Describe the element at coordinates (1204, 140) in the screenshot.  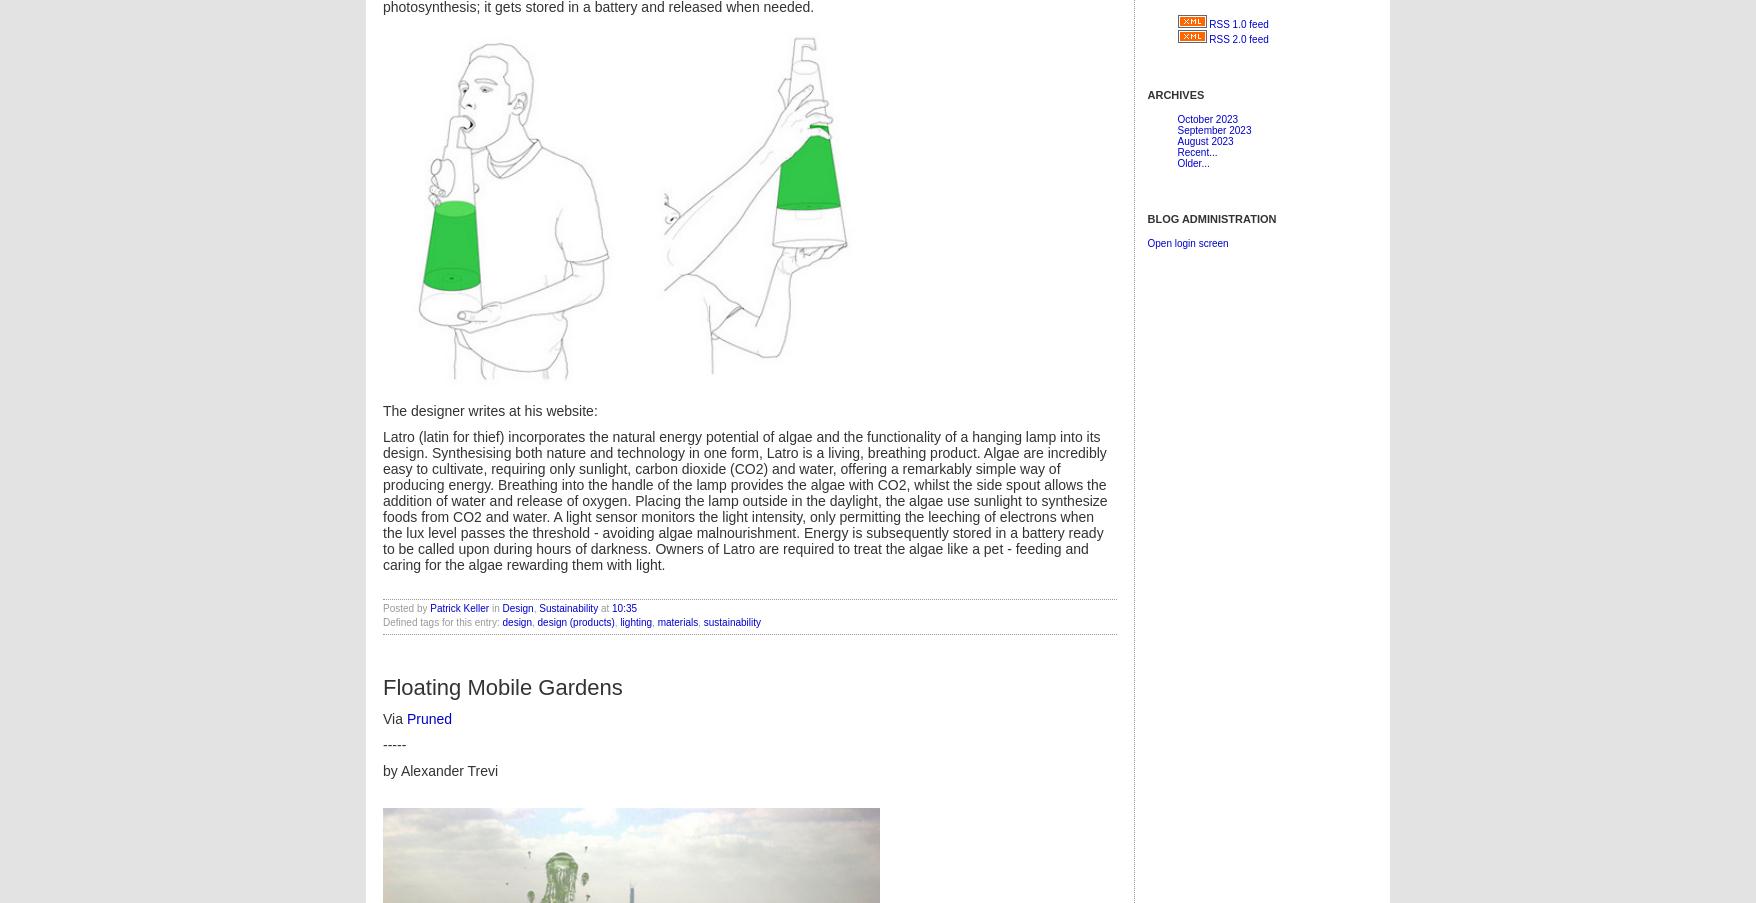
I see `'August 2023'` at that location.